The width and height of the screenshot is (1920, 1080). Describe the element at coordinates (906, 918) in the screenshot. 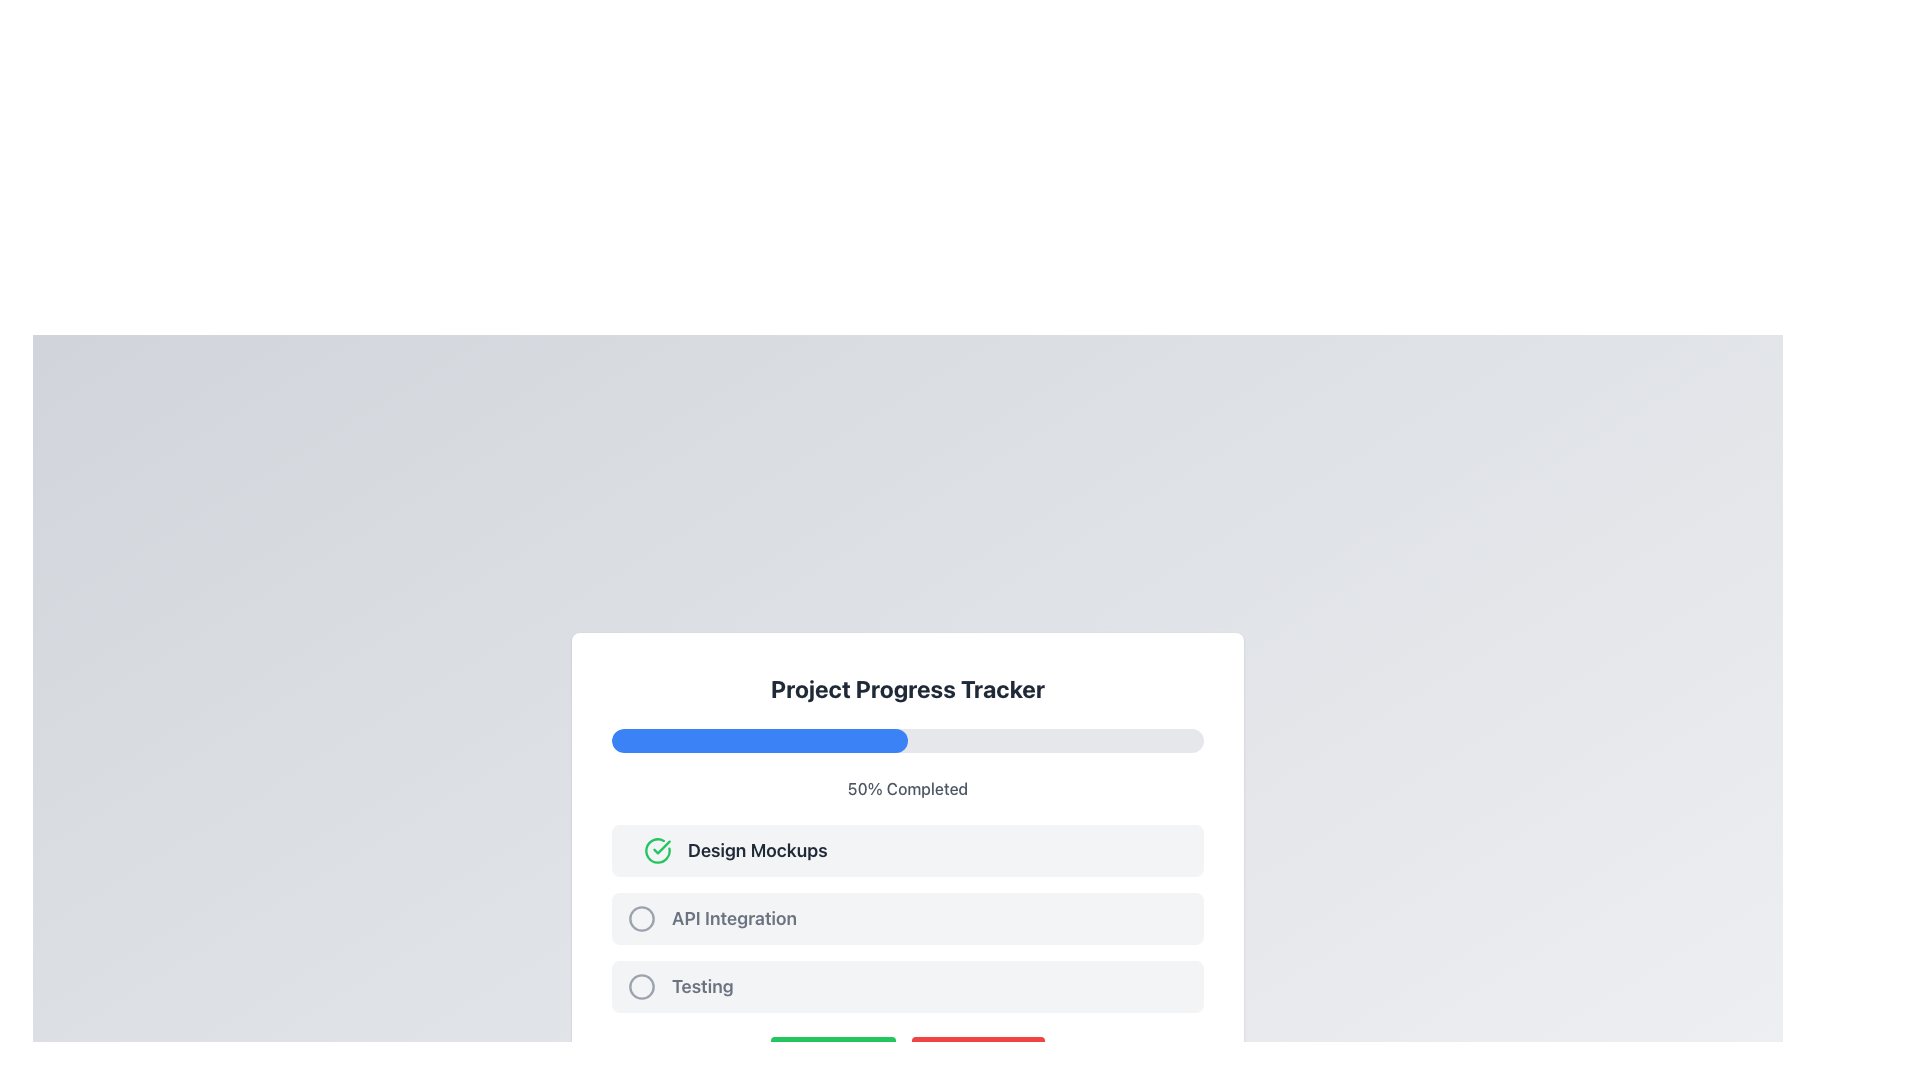

I see `the 'API Integration' list item in the Project Progress Tracker` at that location.